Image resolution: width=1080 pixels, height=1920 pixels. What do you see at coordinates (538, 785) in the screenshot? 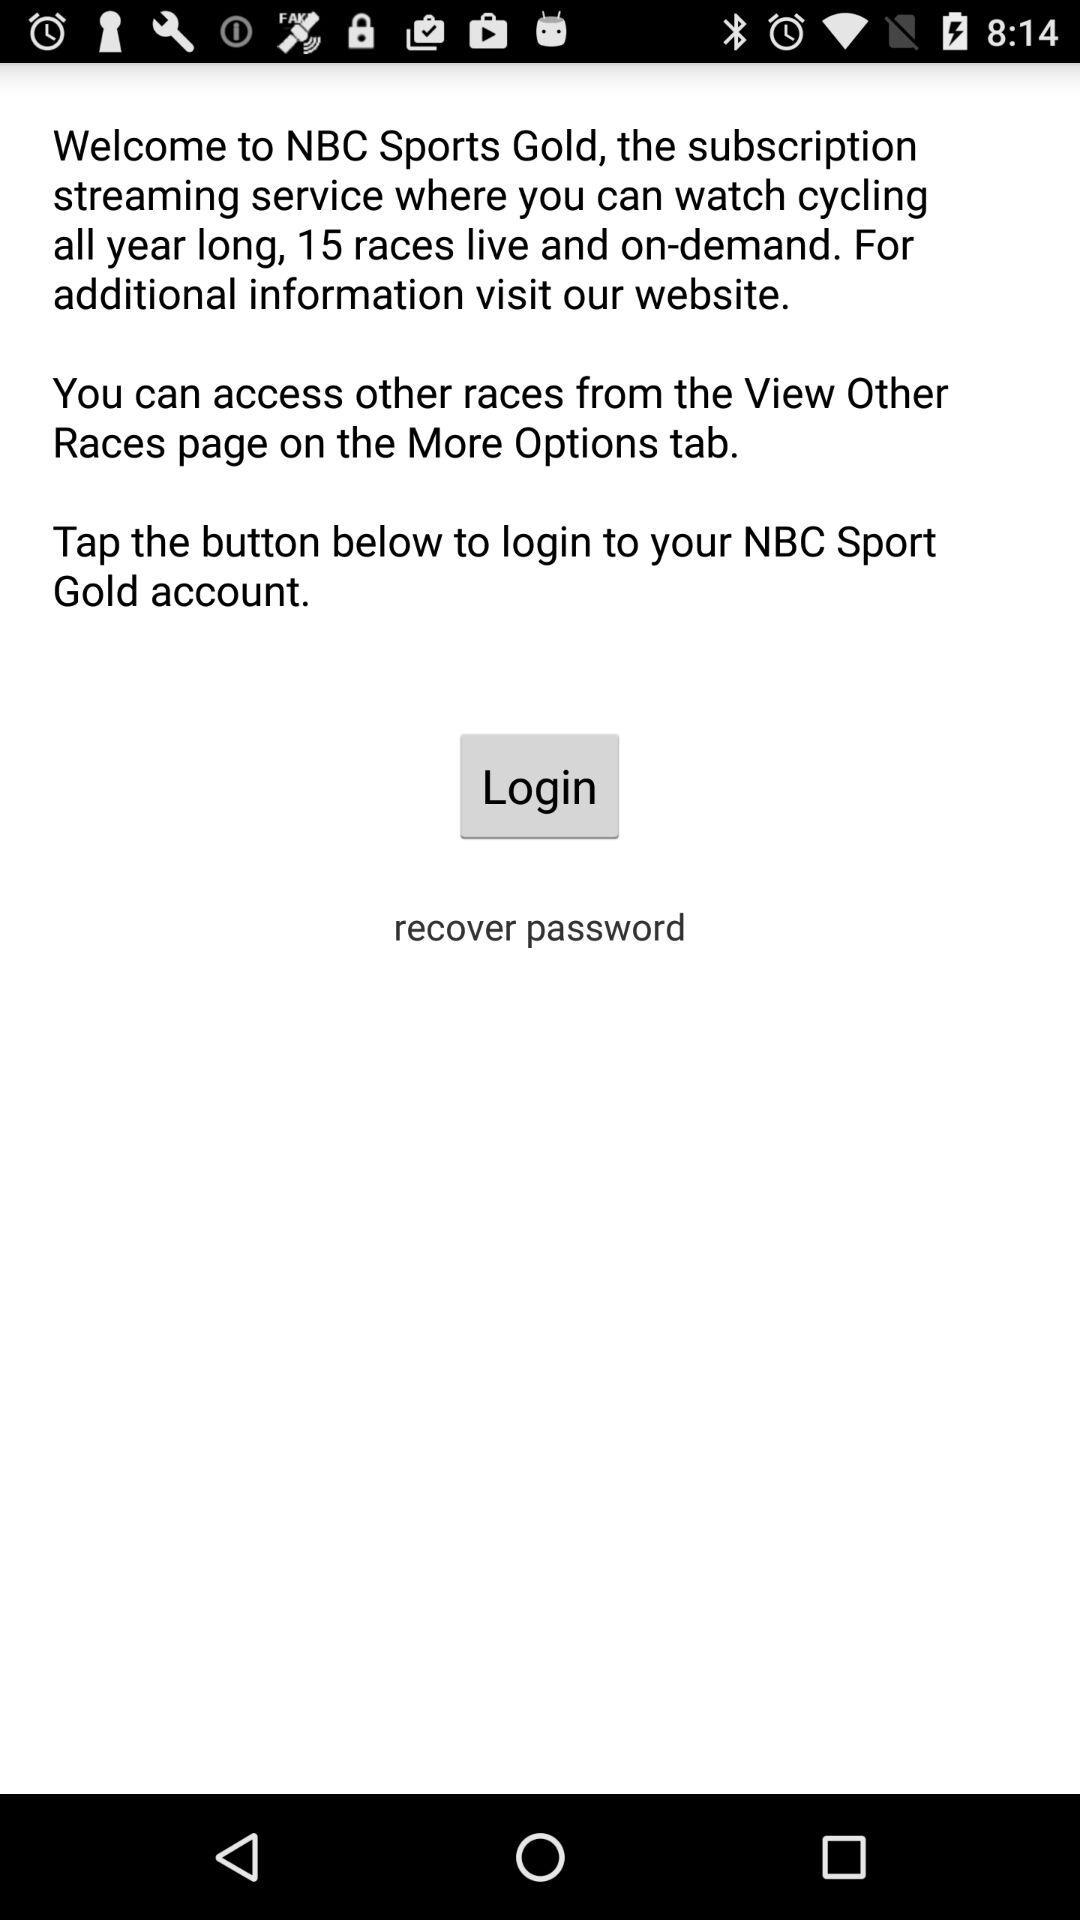
I see `the icon above the recover password icon` at bounding box center [538, 785].